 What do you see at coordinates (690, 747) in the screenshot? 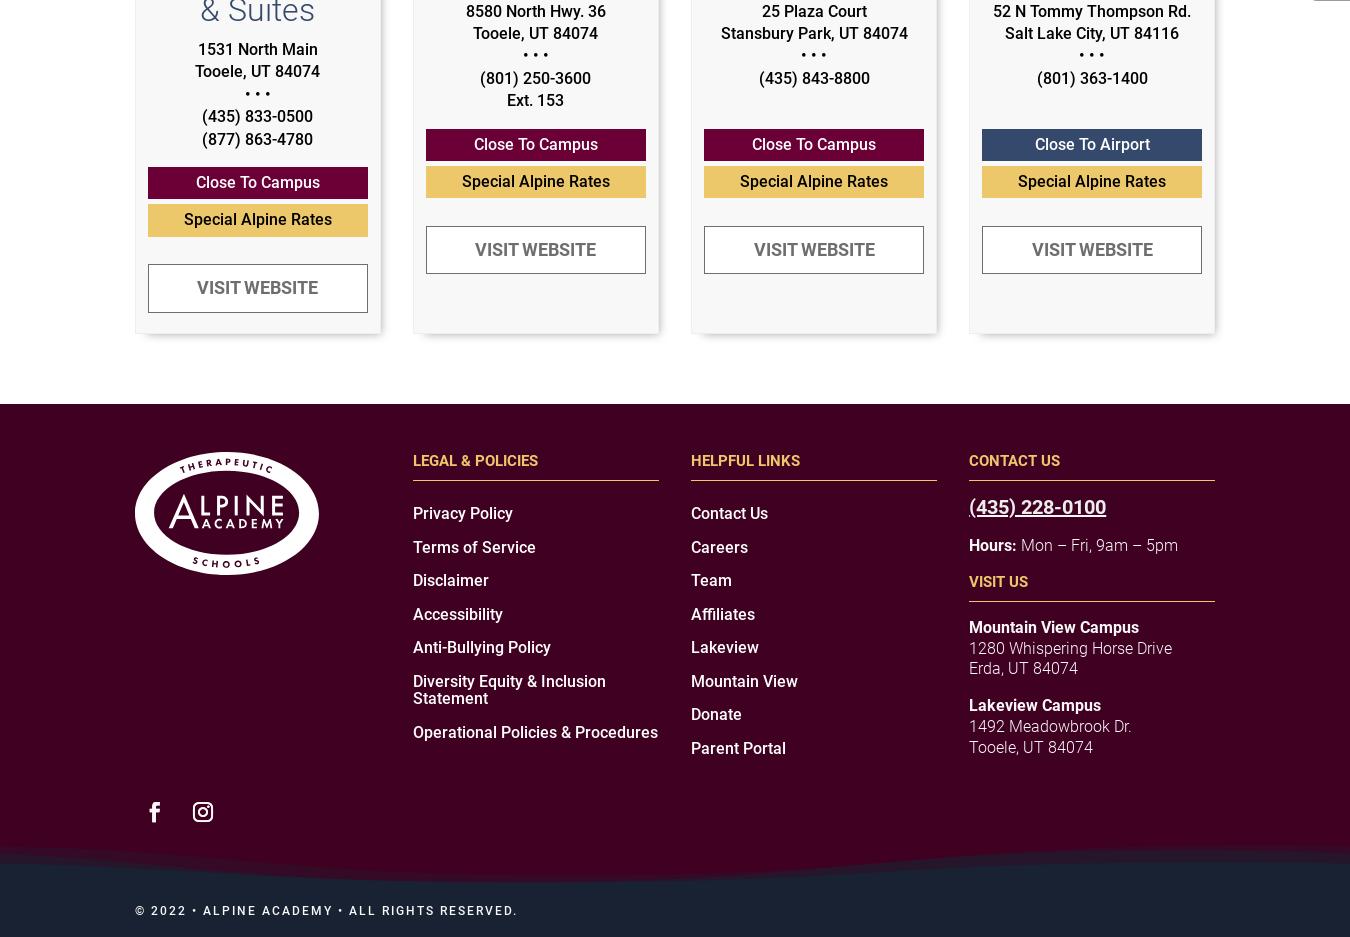
I see `'Parent Portal'` at bounding box center [690, 747].